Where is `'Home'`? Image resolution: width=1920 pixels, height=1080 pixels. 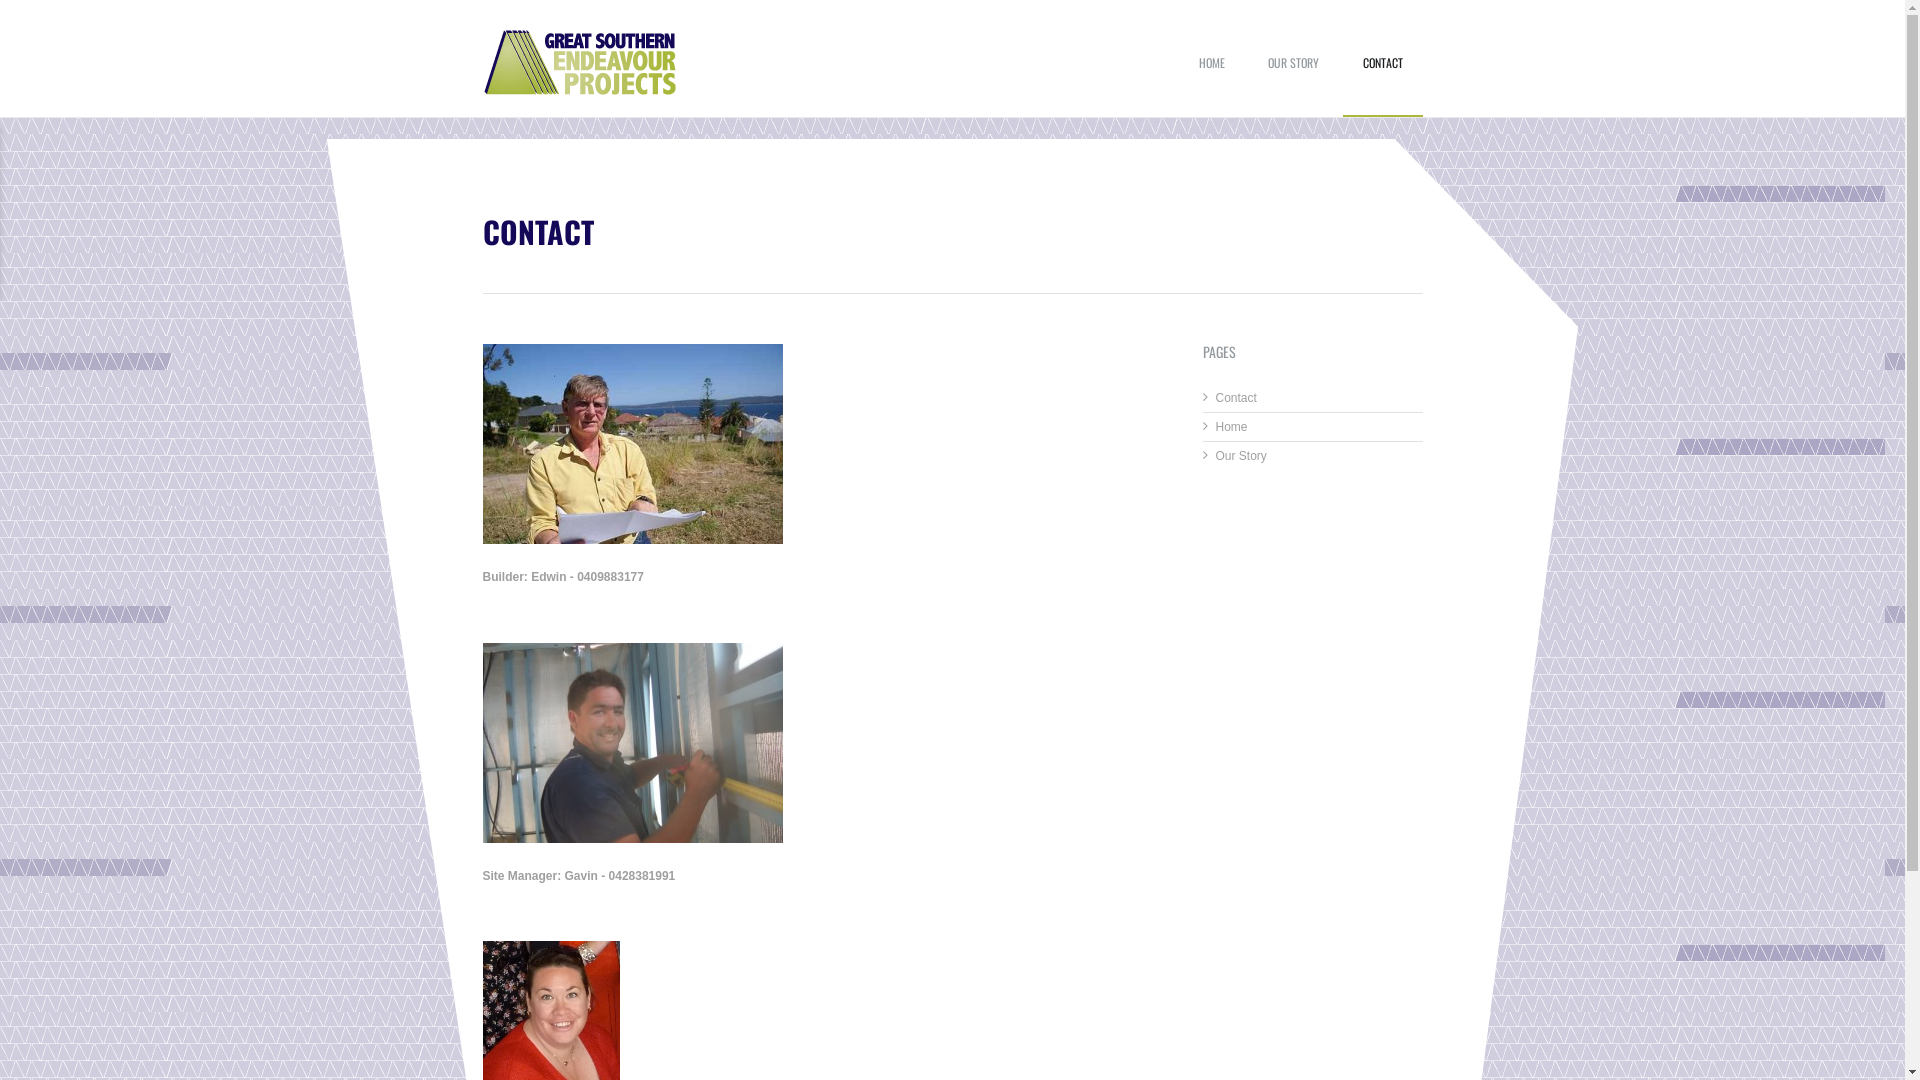
'Home' is located at coordinates (1231, 426).